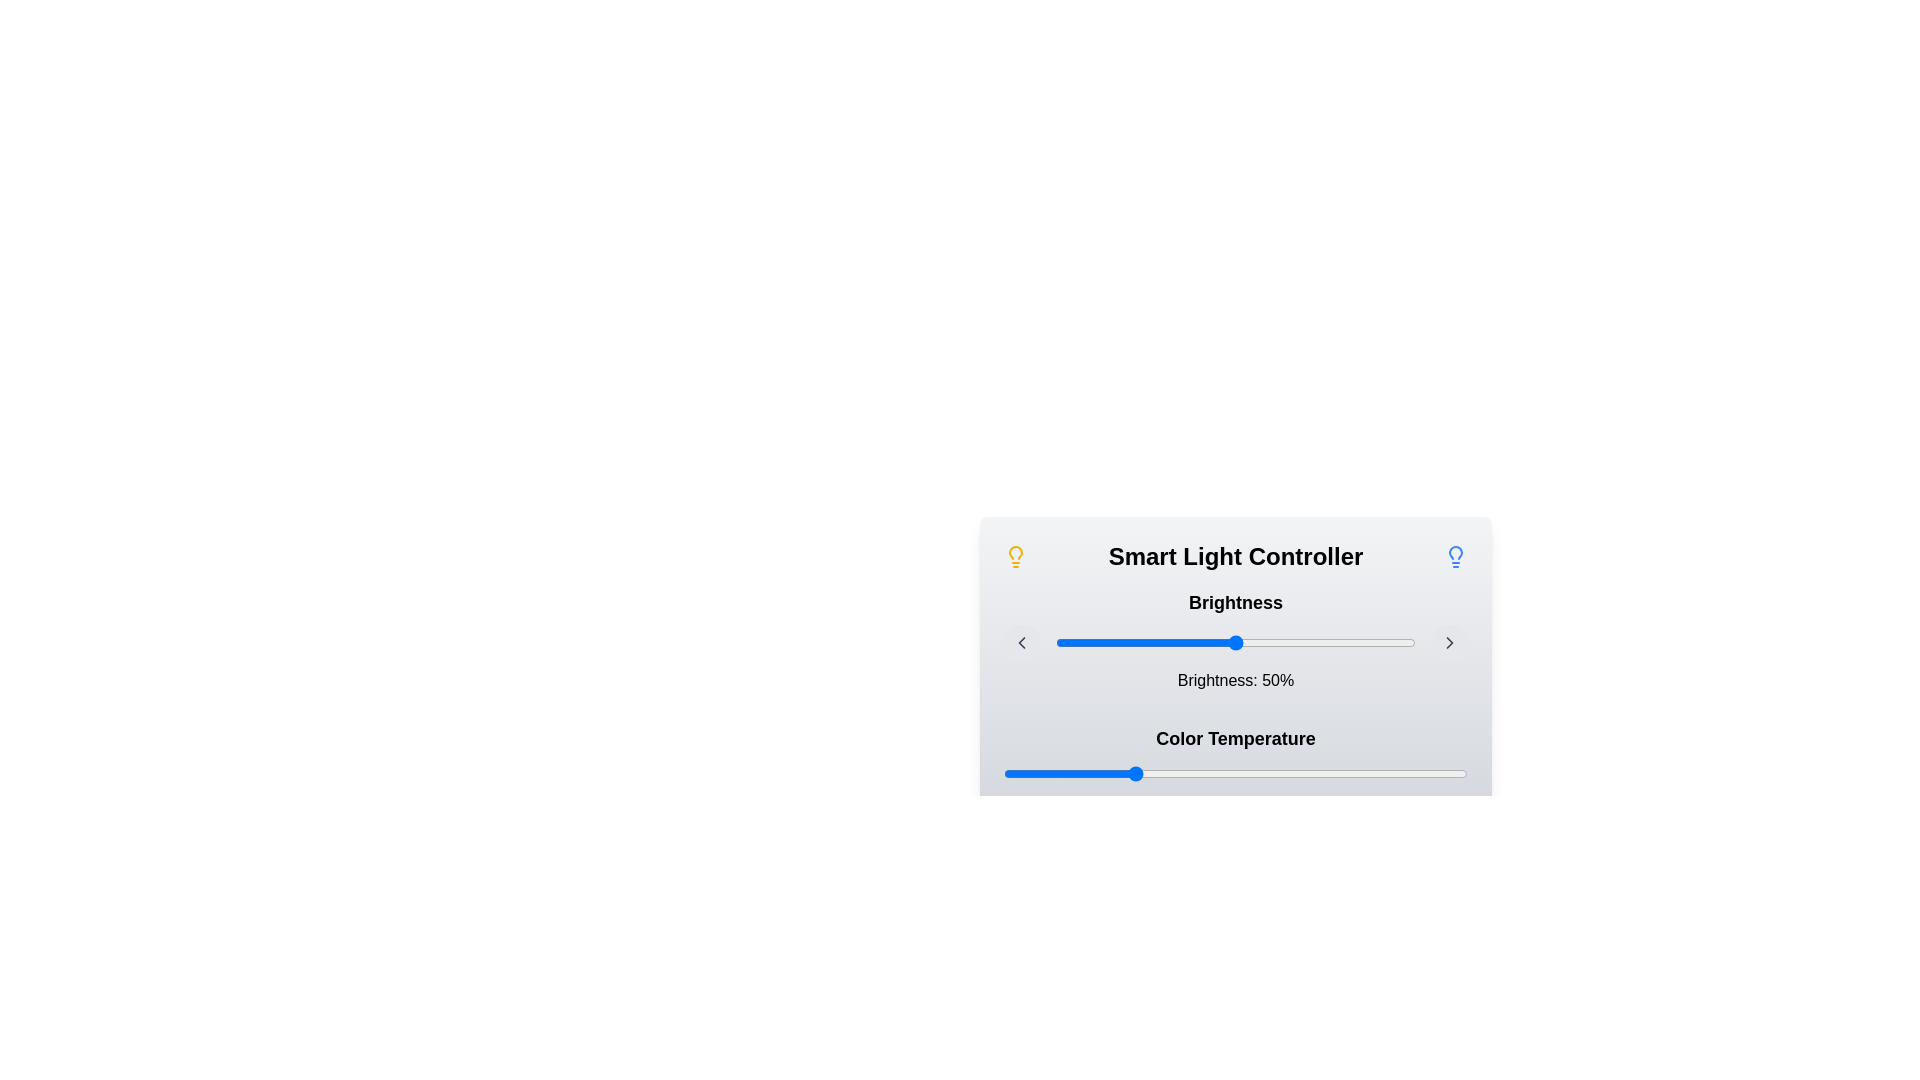 The height and width of the screenshot is (1080, 1920). What do you see at coordinates (1195, 773) in the screenshot?
I see `the color temperature` at bounding box center [1195, 773].